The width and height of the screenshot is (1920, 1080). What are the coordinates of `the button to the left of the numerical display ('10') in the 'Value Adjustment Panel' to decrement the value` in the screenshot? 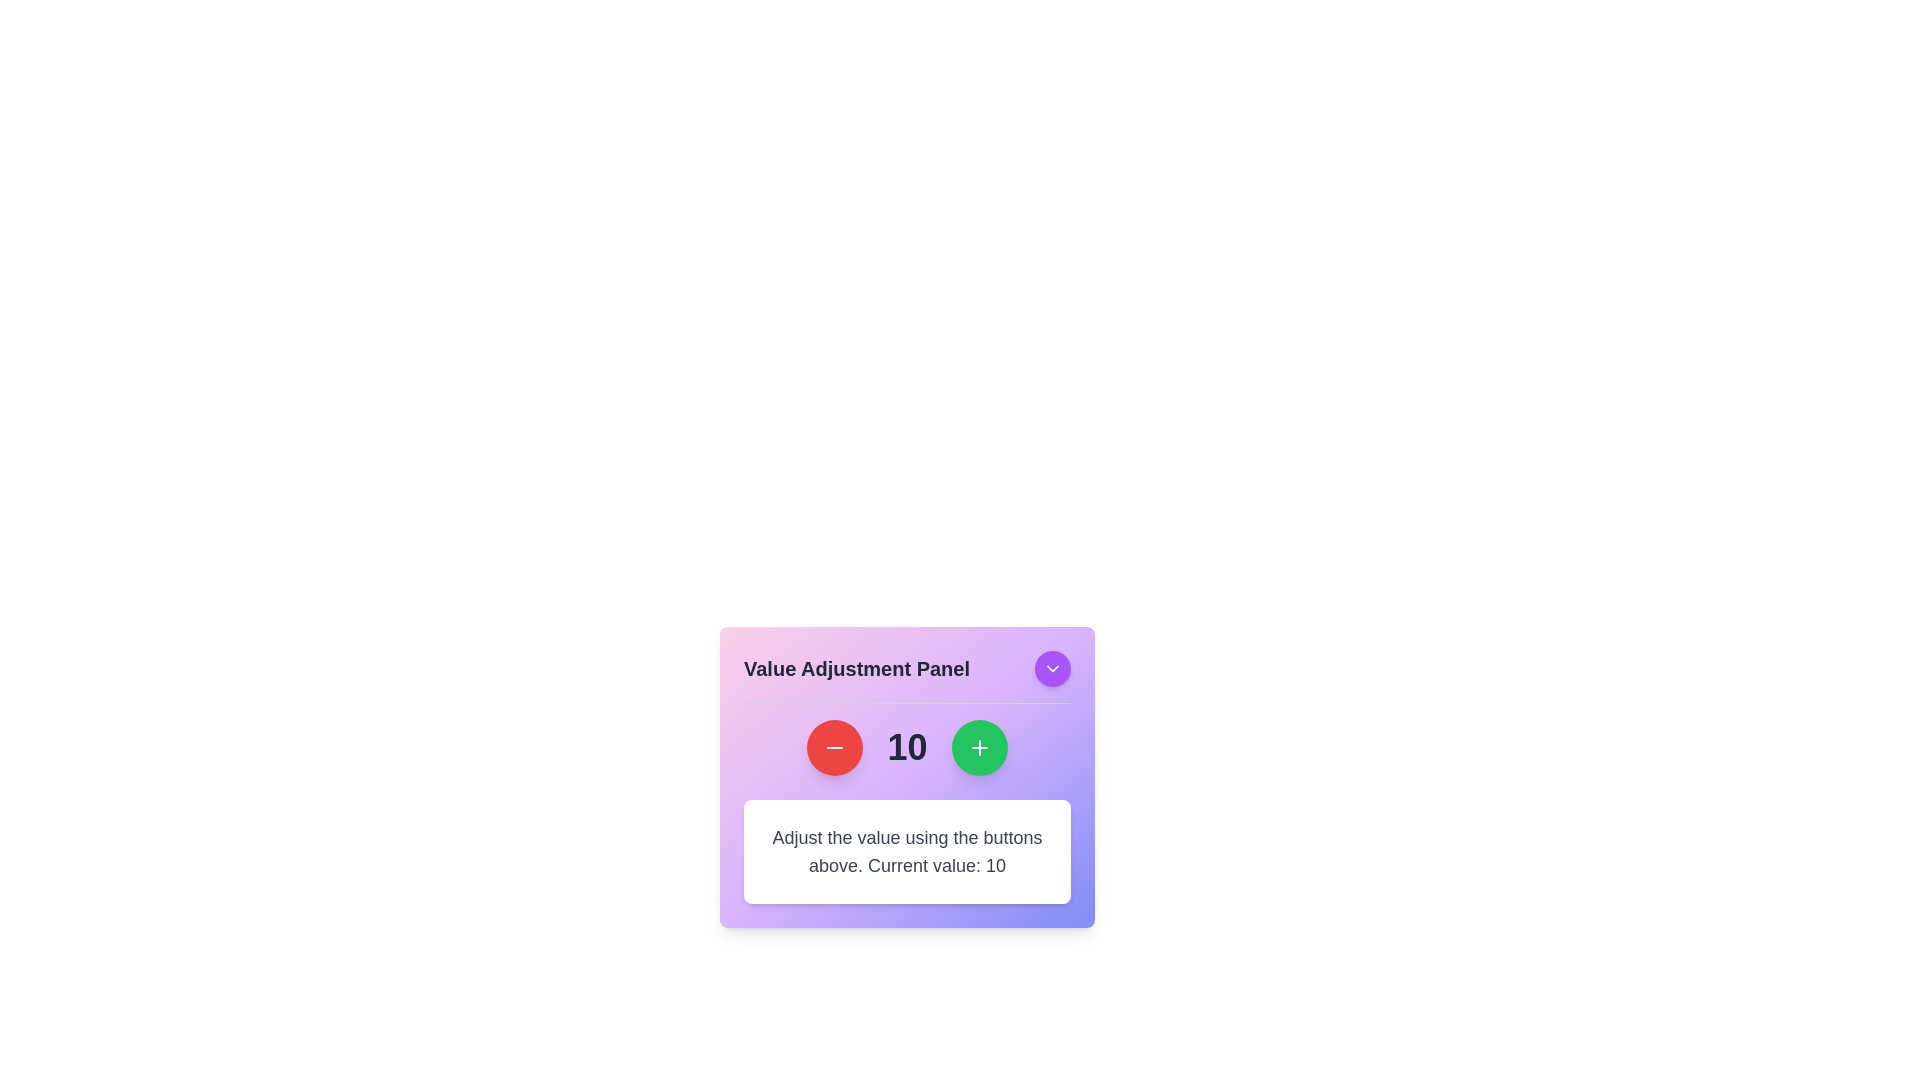 It's located at (835, 748).